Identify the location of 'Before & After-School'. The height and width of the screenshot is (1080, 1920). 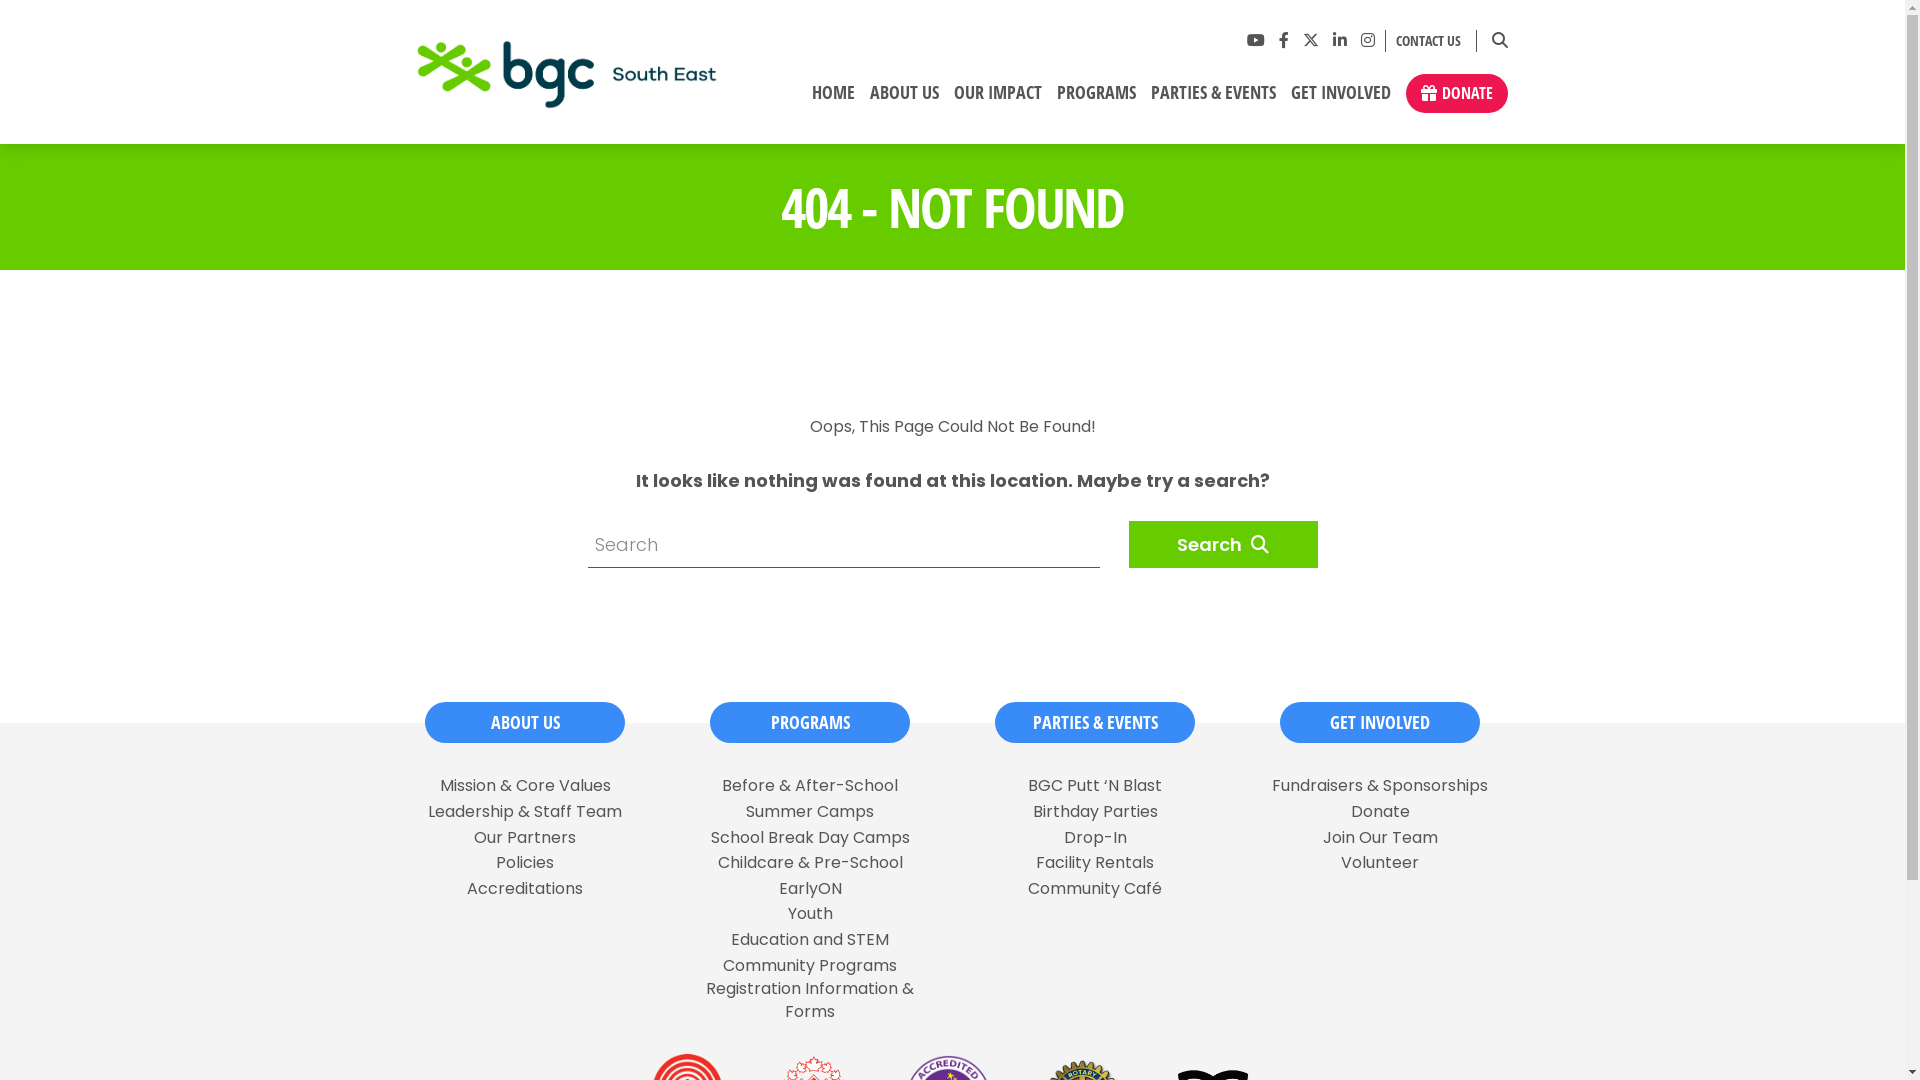
(810, 785).